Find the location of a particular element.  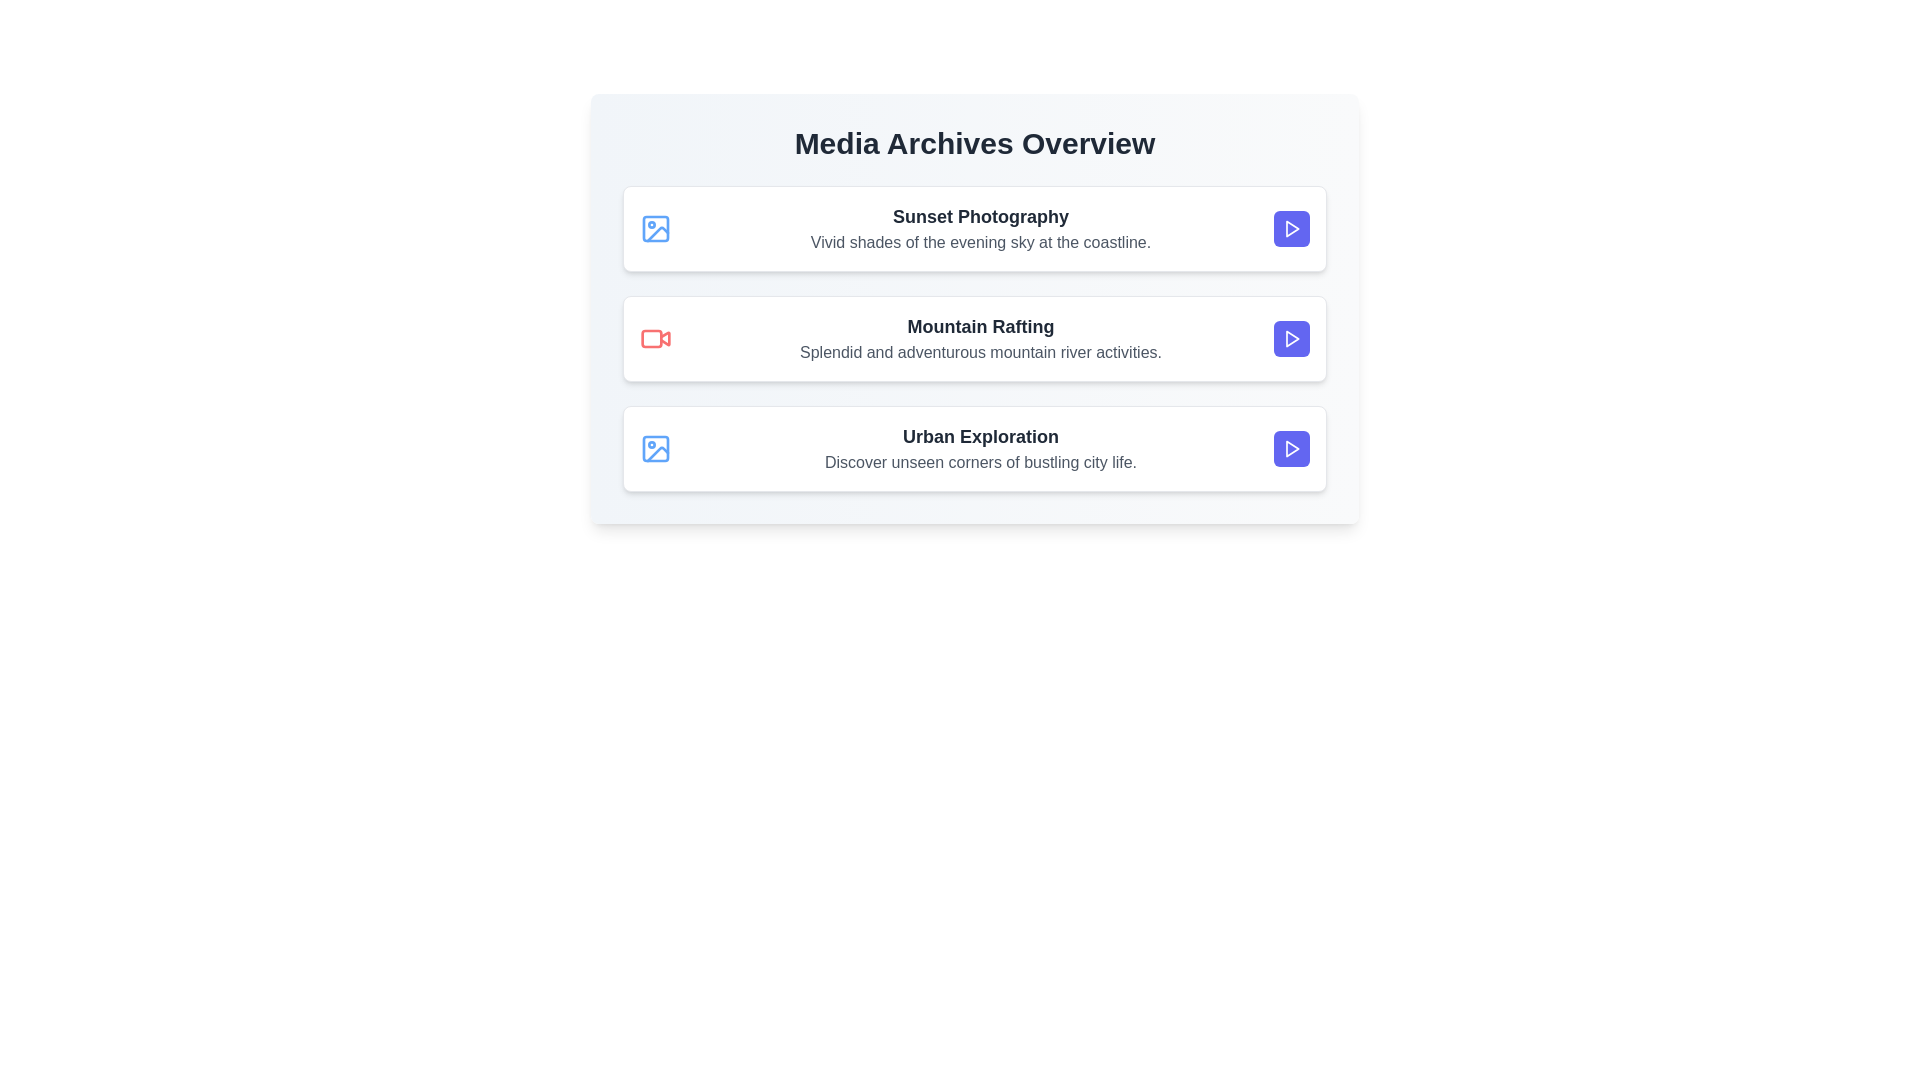

the media item corresponding to Urban Exploration is located at coordinates (974, 447).